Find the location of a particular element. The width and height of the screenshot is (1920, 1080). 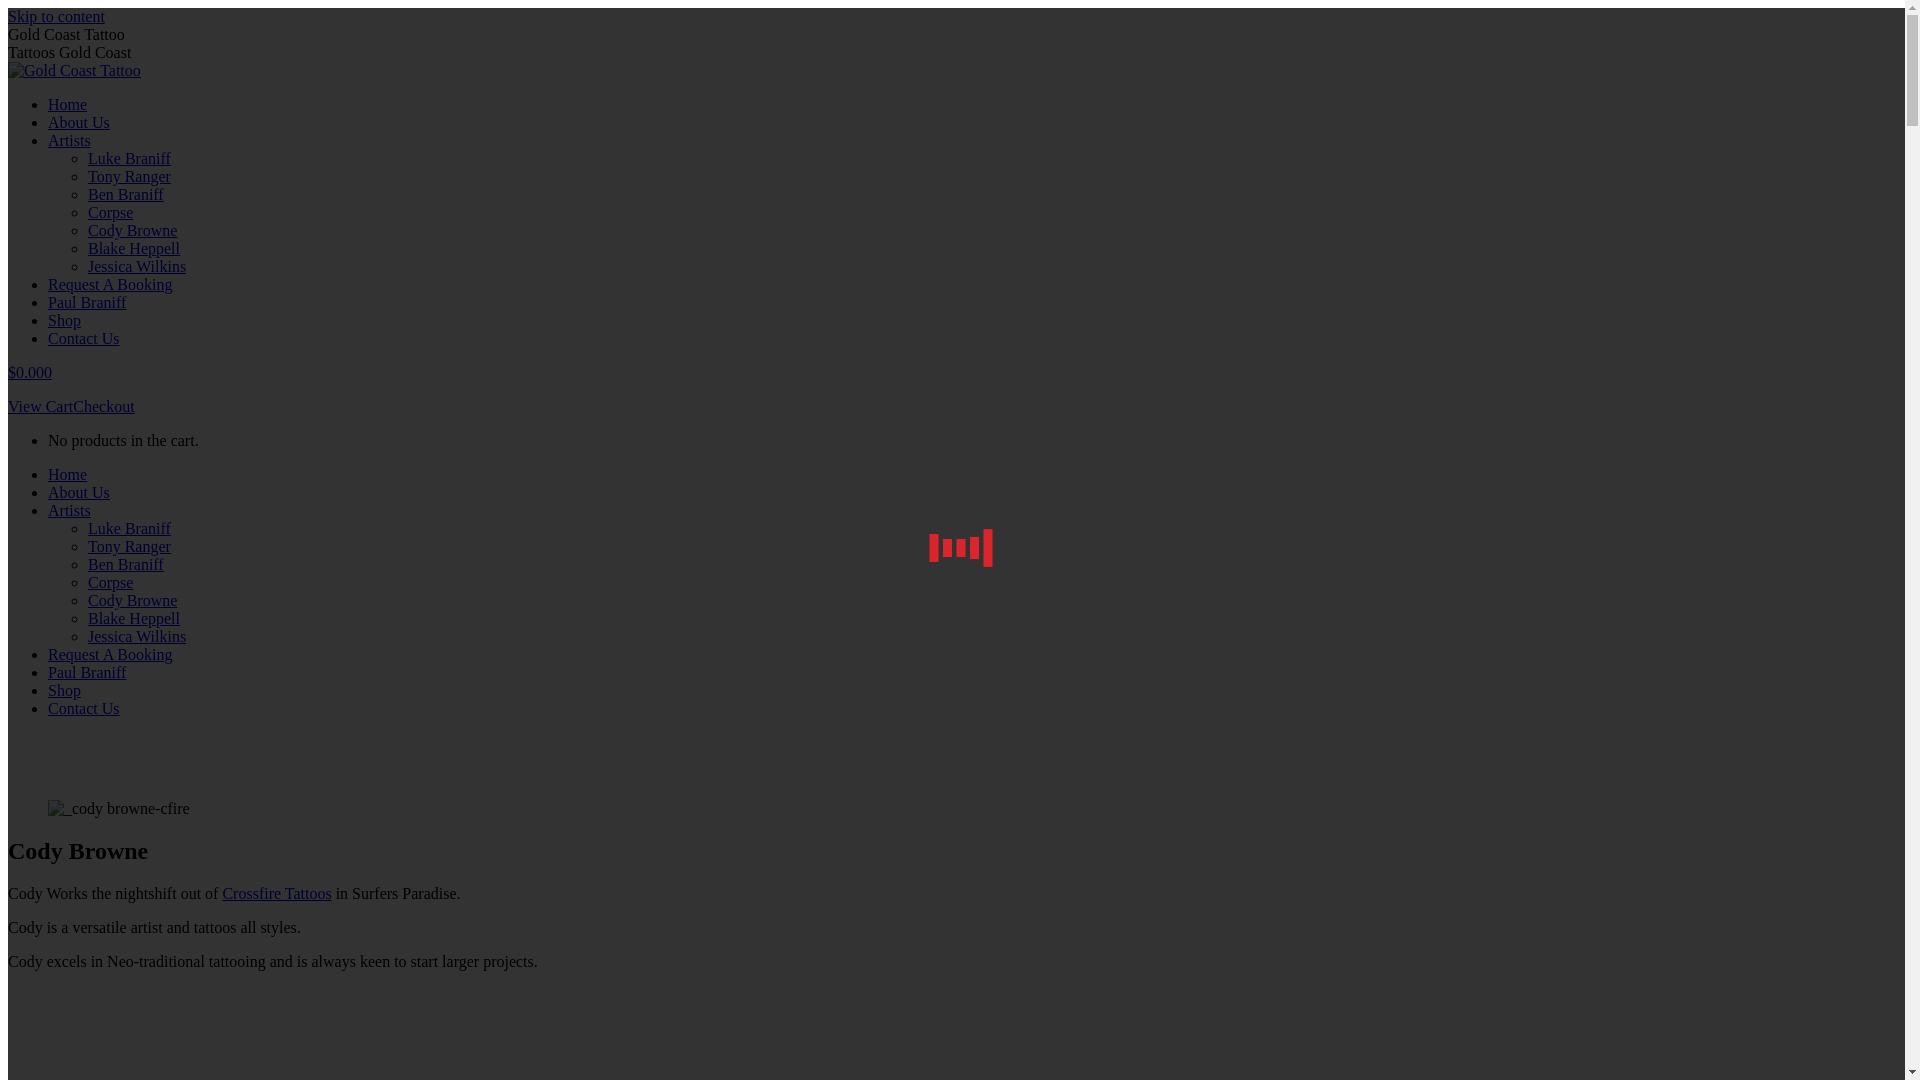

'Paul Braniff' is located at coordinates (85, 672).